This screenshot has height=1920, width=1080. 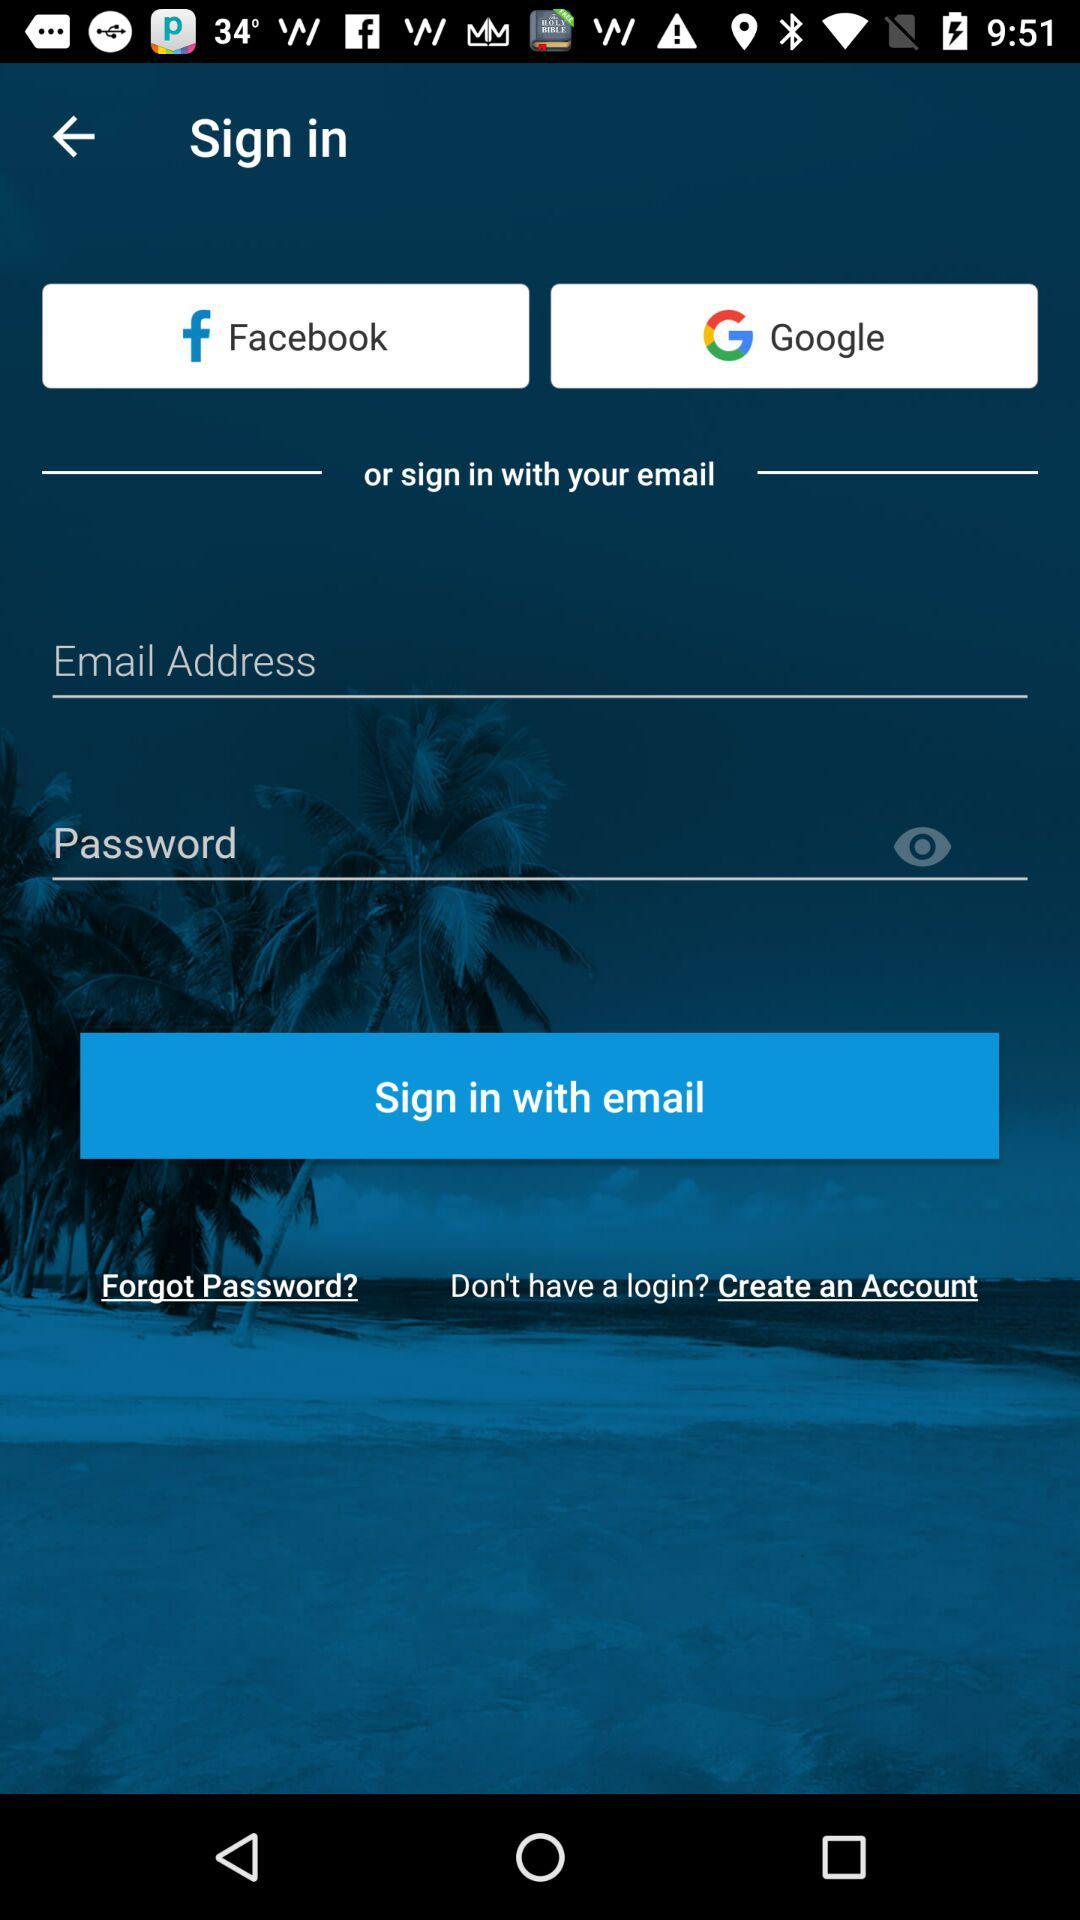 I want to click on show password, so click(x=958, y=847).